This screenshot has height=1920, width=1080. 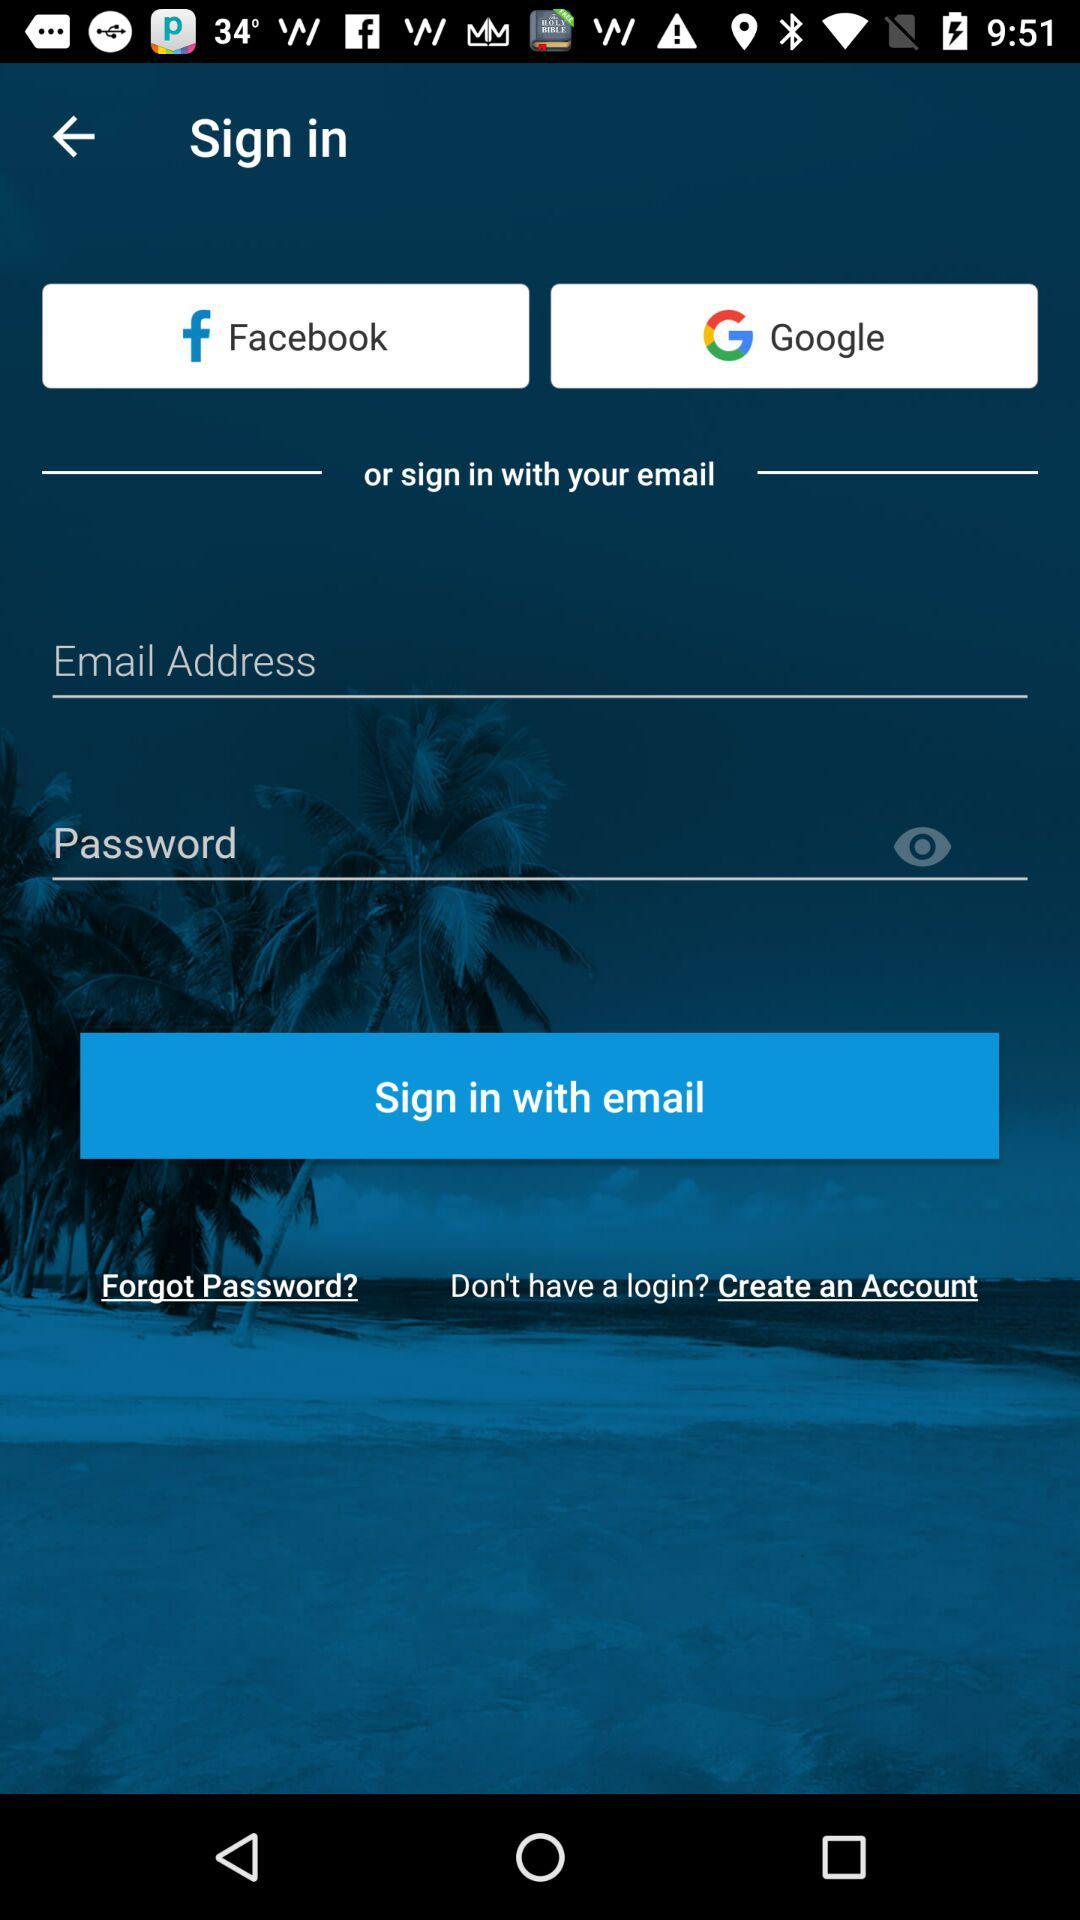 I want to click on show password, so click(x=958, y=847).